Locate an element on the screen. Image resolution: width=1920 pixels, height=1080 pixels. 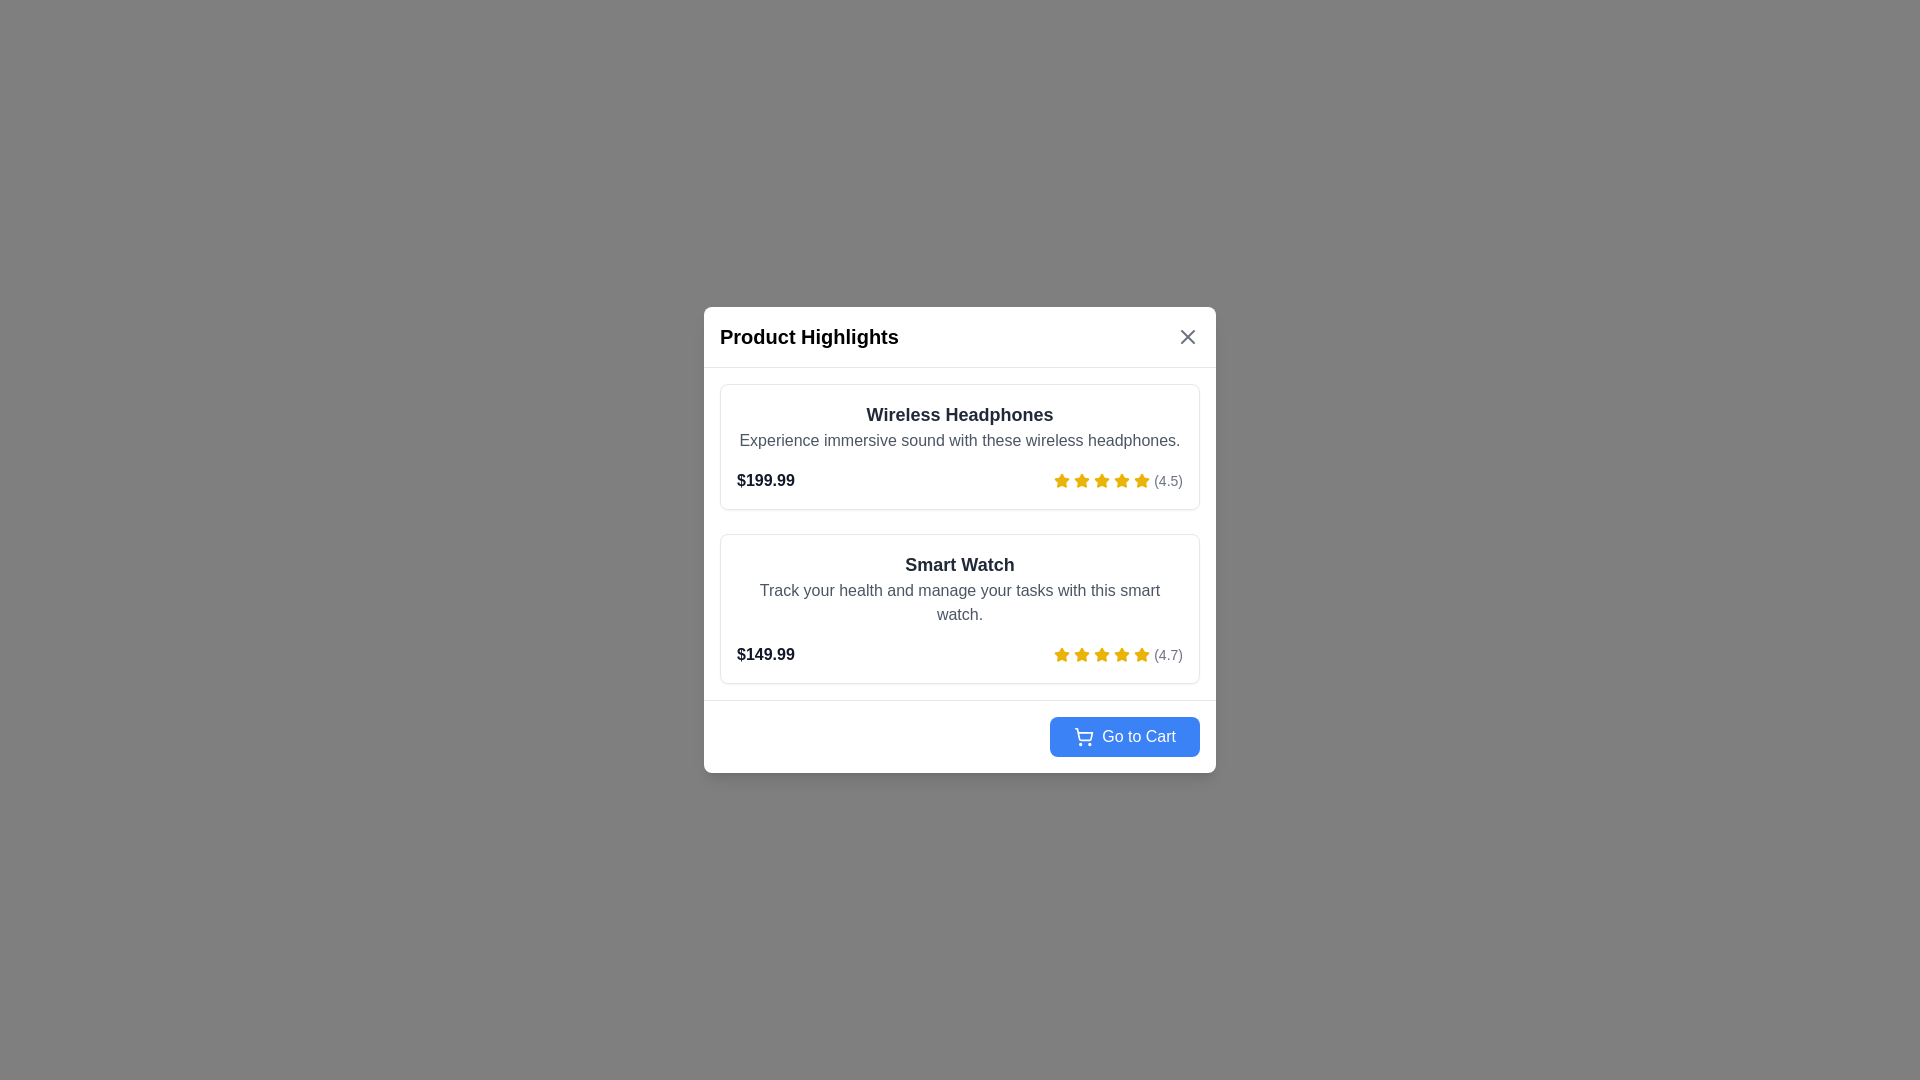
the title text element displaying 'Wireless Headphones', which is styled in bold and large dark gray font and is located directly above the description text is located at coordinates (960, 414).